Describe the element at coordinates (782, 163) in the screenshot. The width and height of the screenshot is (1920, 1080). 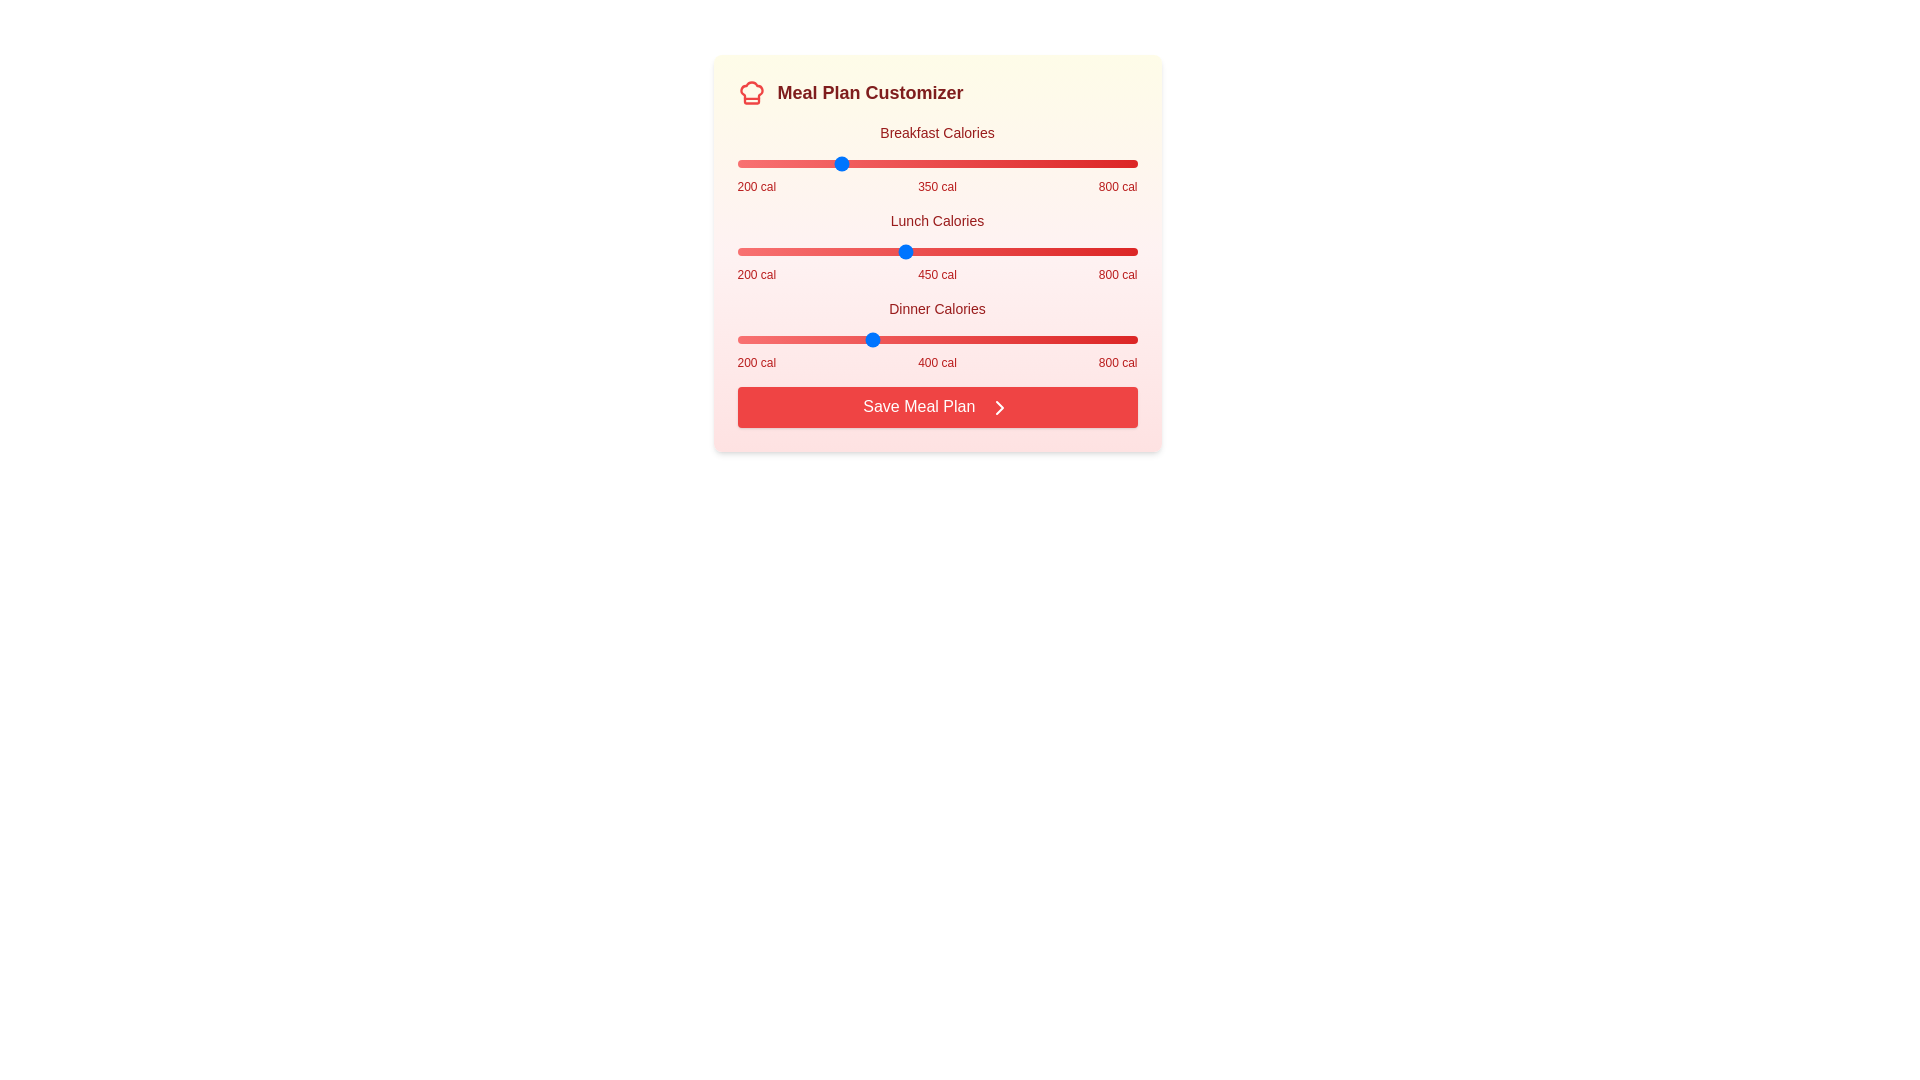
I see `the Breakfast Calories slider to 269 calories` at that location.